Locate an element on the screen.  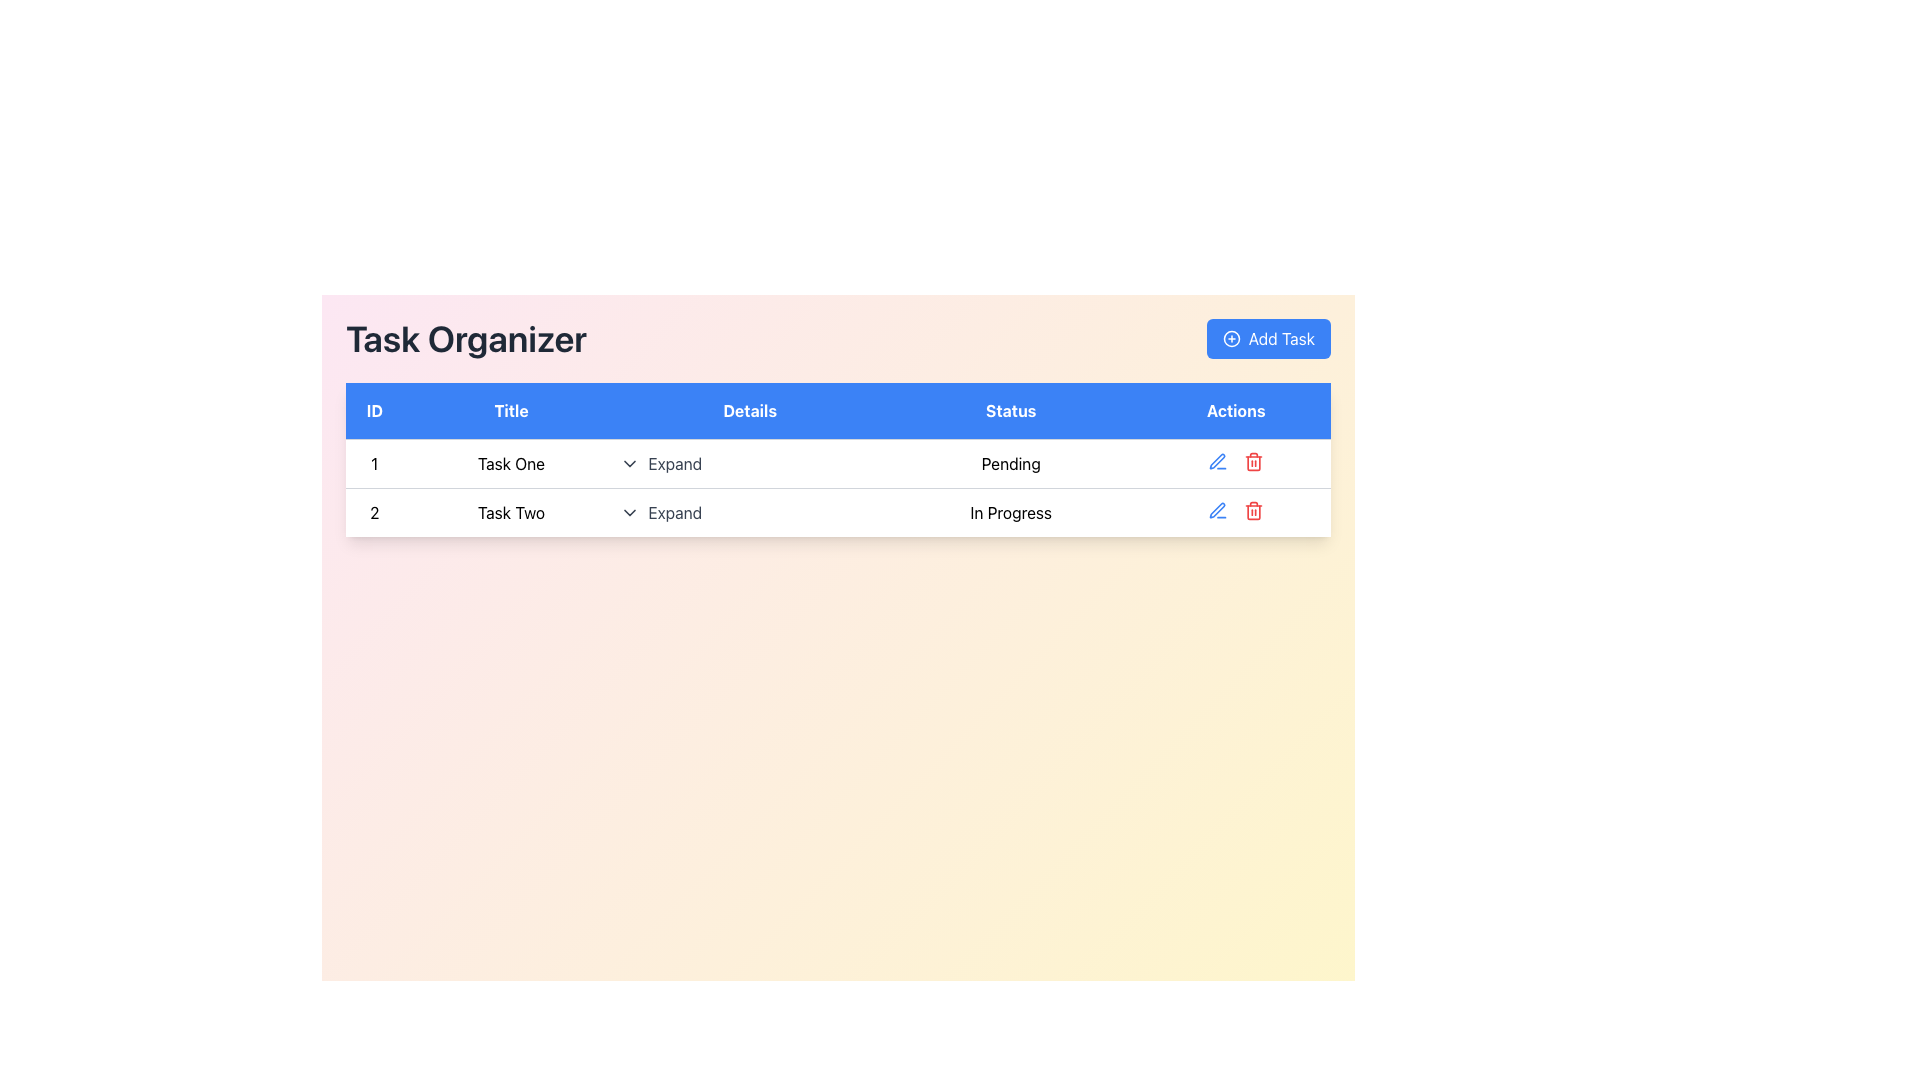
the Text Label indicating the current task status, which is set to 'Pending', located in the 'Status' column of the first row in the table is located at coordinates (1011, 463).